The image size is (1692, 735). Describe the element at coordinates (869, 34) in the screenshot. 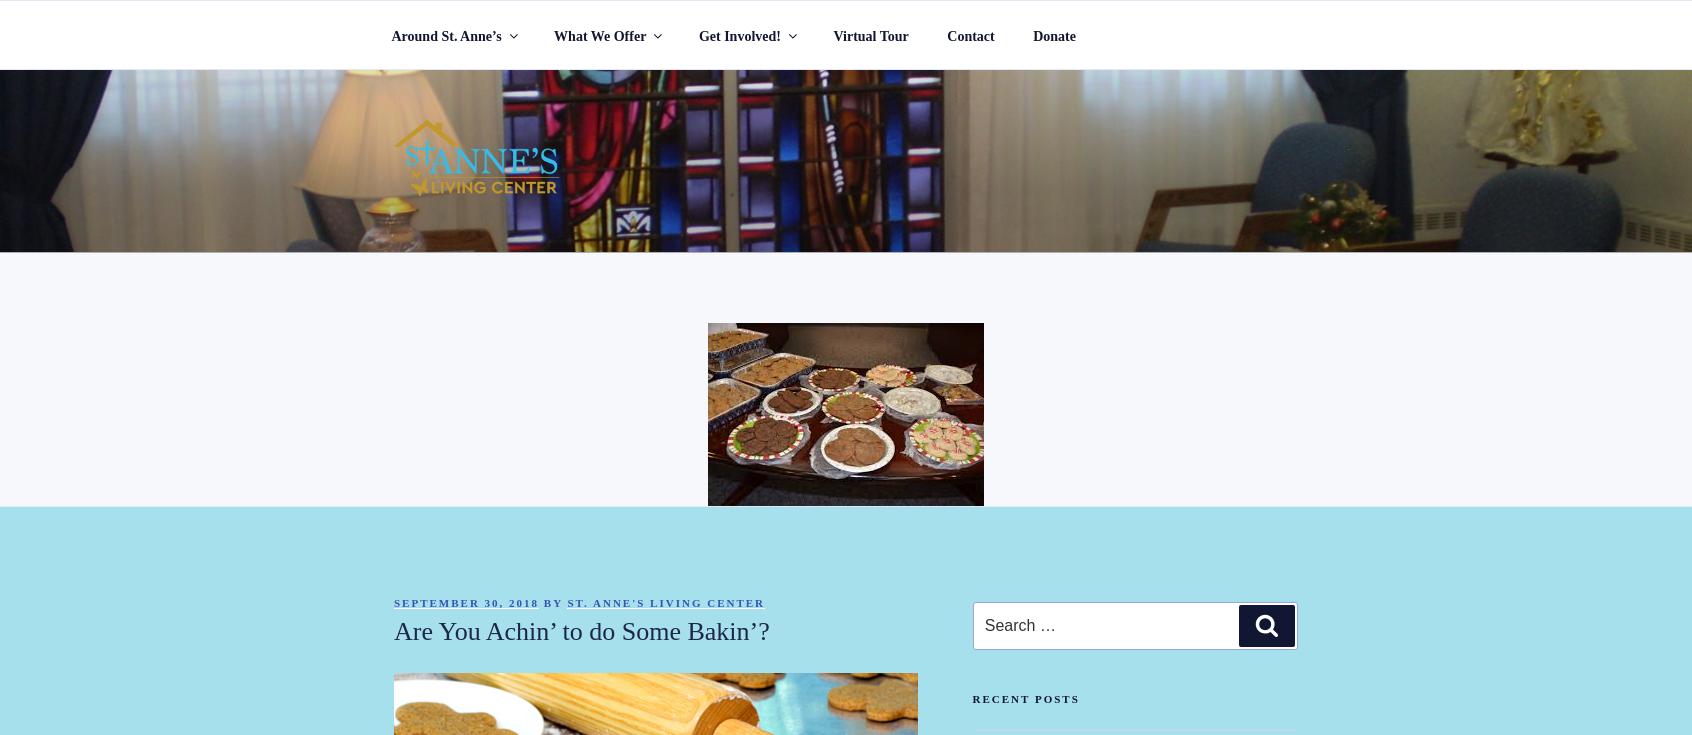

I see `'Virtual Tour'` at that location.